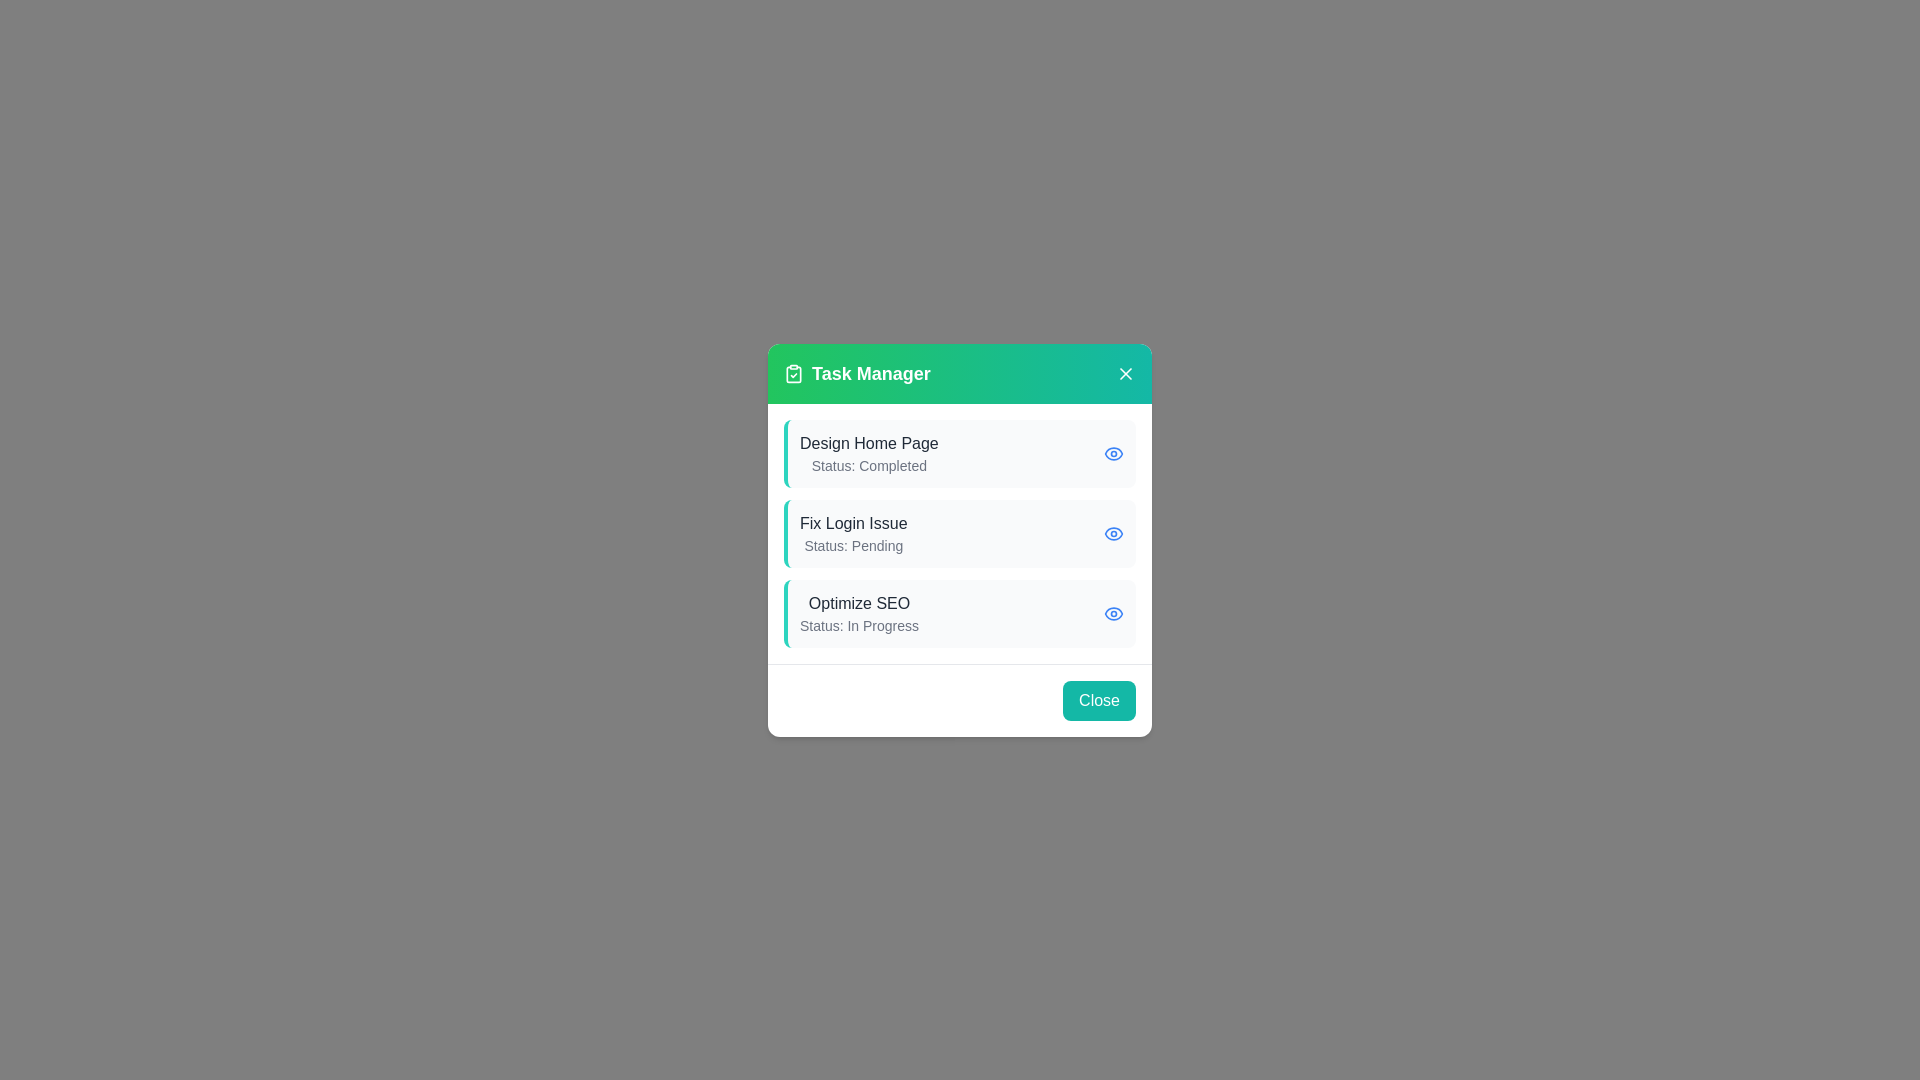  Describe the element at coordinates (1112, 532) in the screenshot. I see `the icon button located next to the 'Fix Login Issue' task` at that location.